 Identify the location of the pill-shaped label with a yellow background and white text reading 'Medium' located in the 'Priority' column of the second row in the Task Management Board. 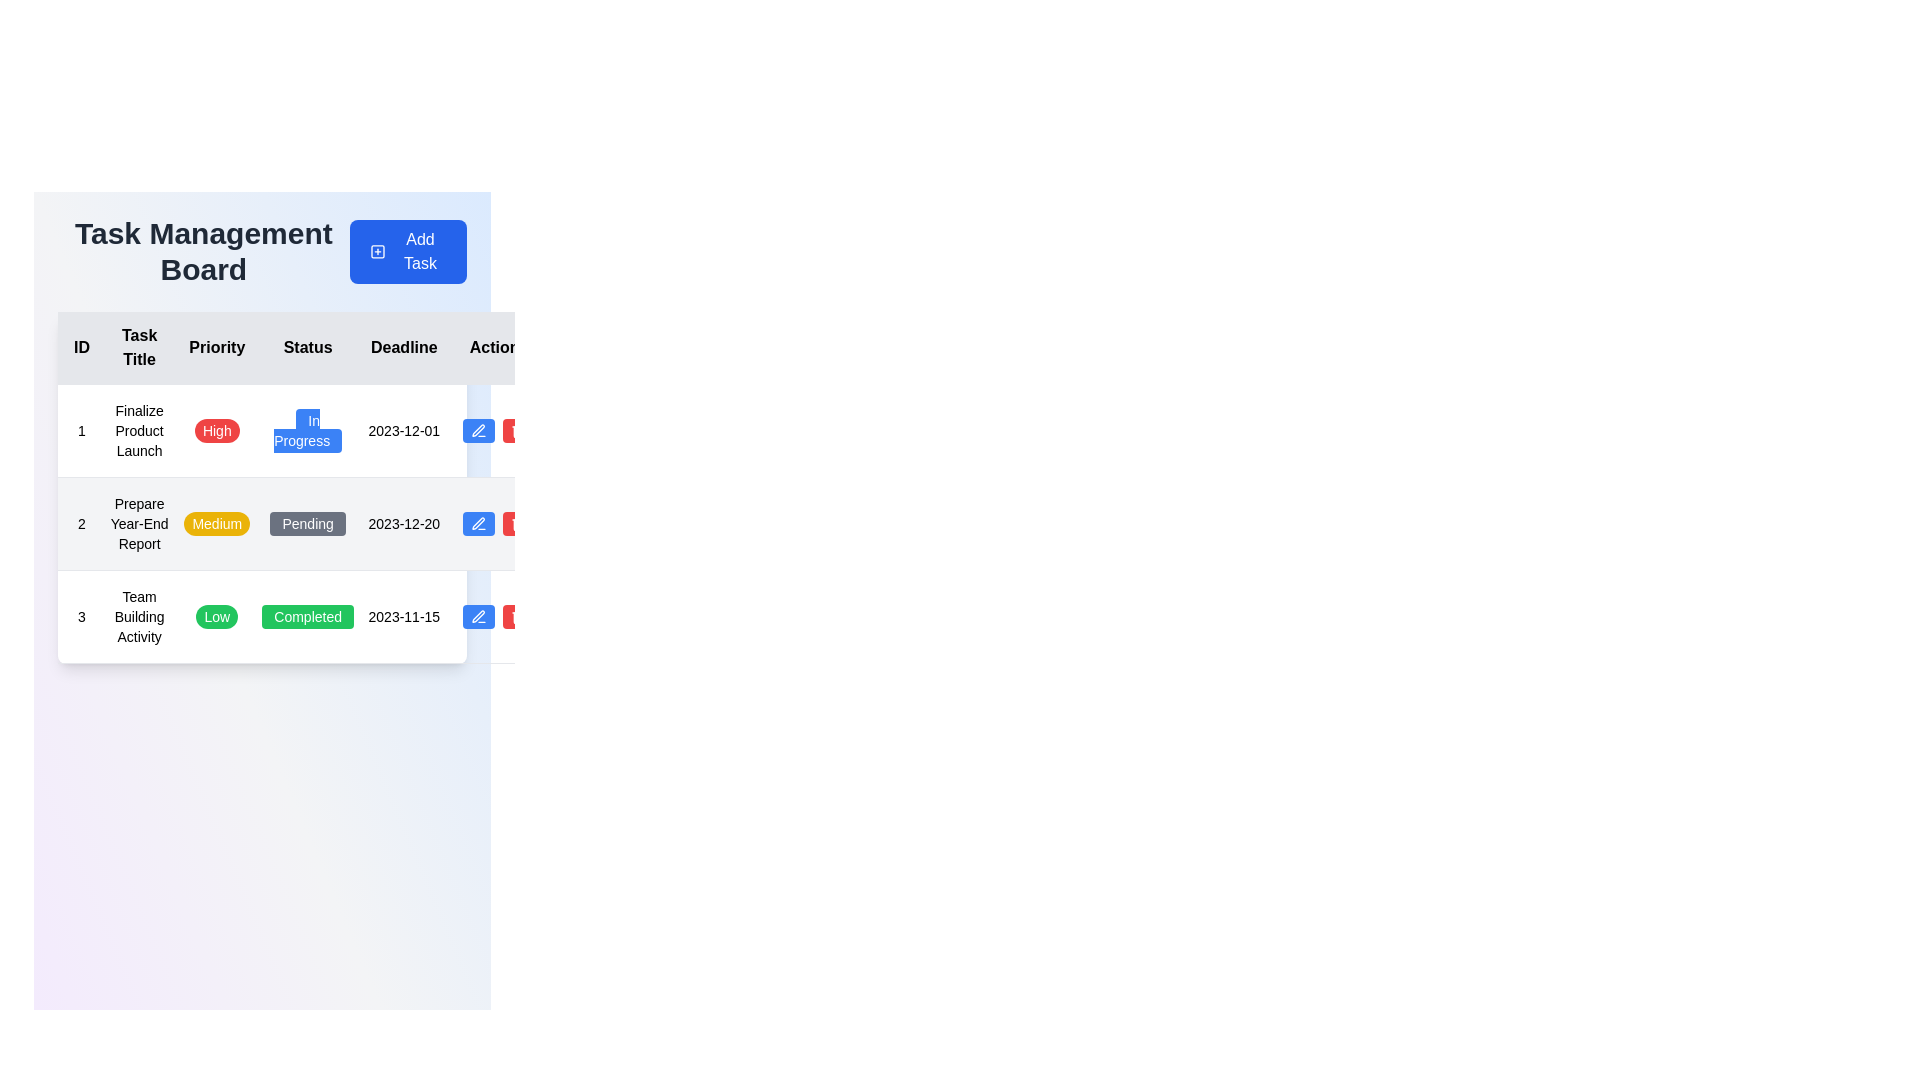
(217, 523).